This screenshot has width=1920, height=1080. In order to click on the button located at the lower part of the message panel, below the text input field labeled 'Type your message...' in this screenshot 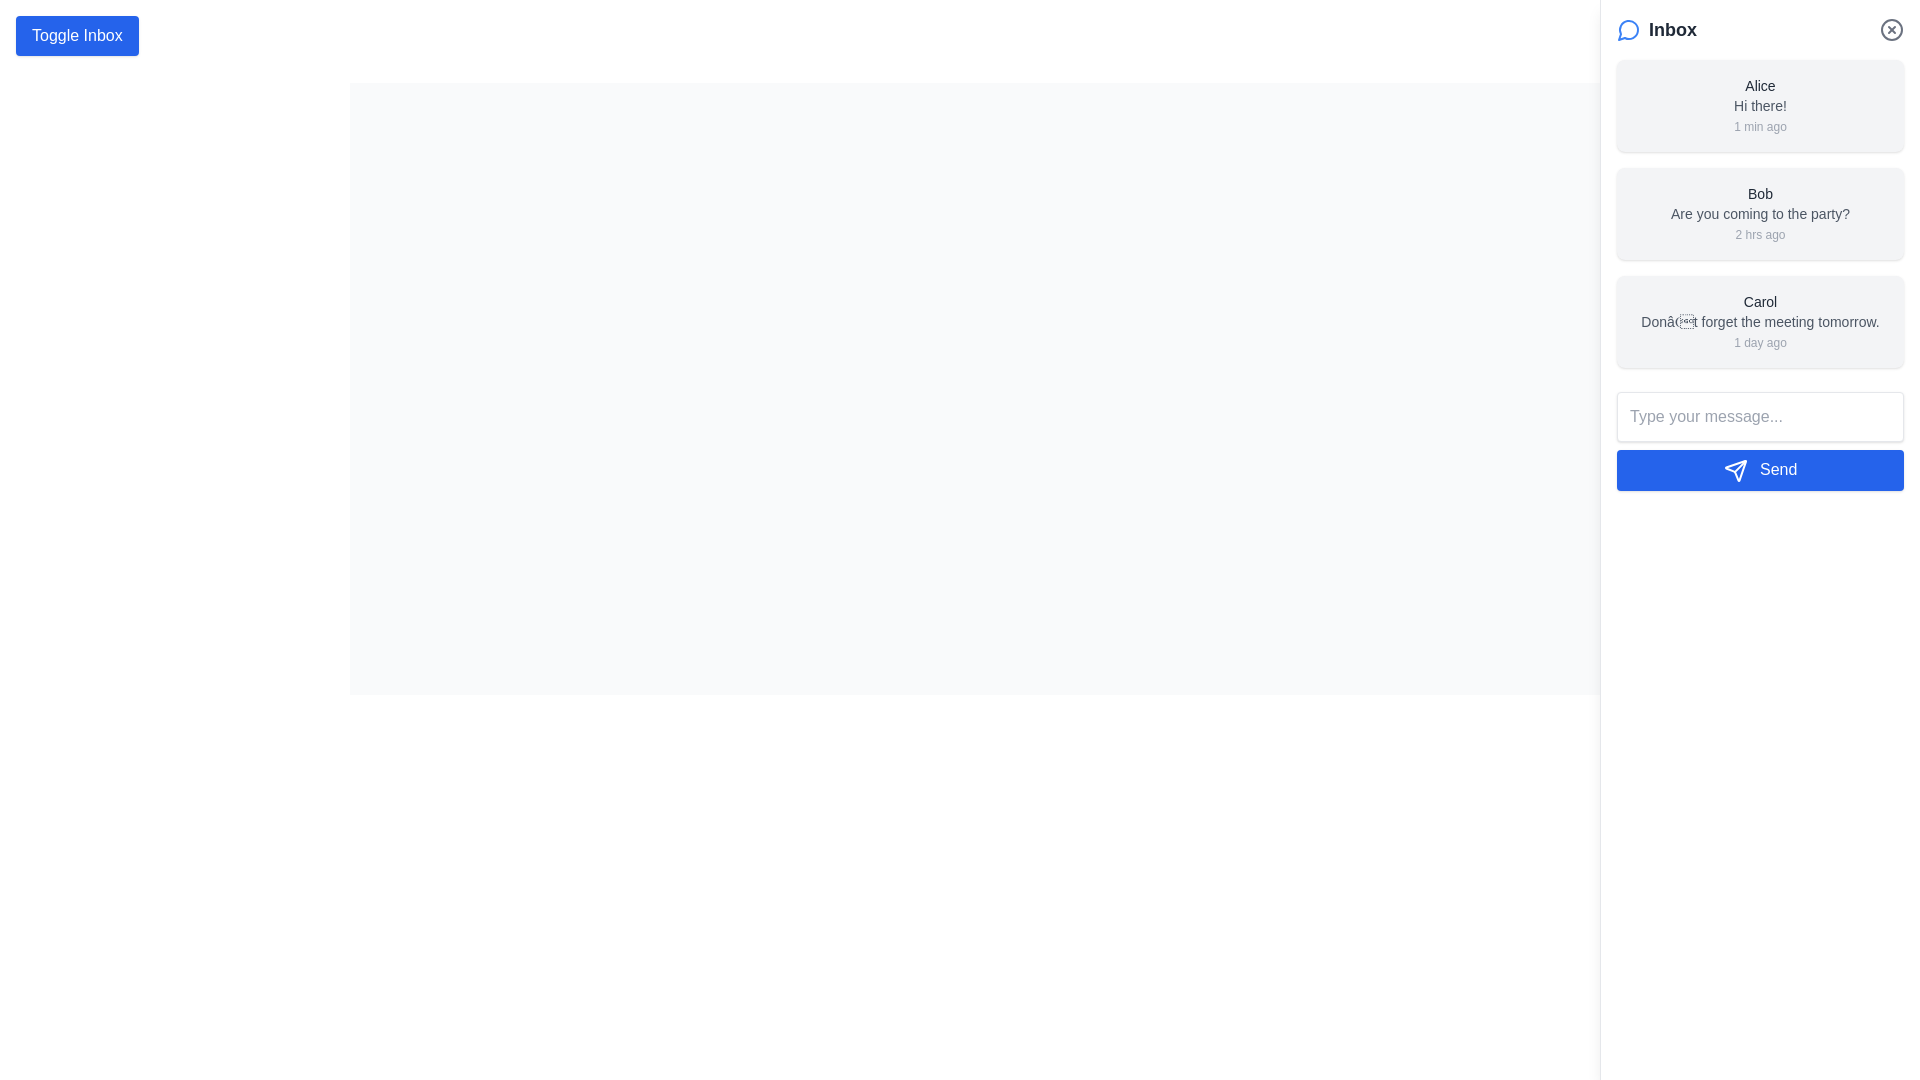, I will do `click(1760, 470)`.